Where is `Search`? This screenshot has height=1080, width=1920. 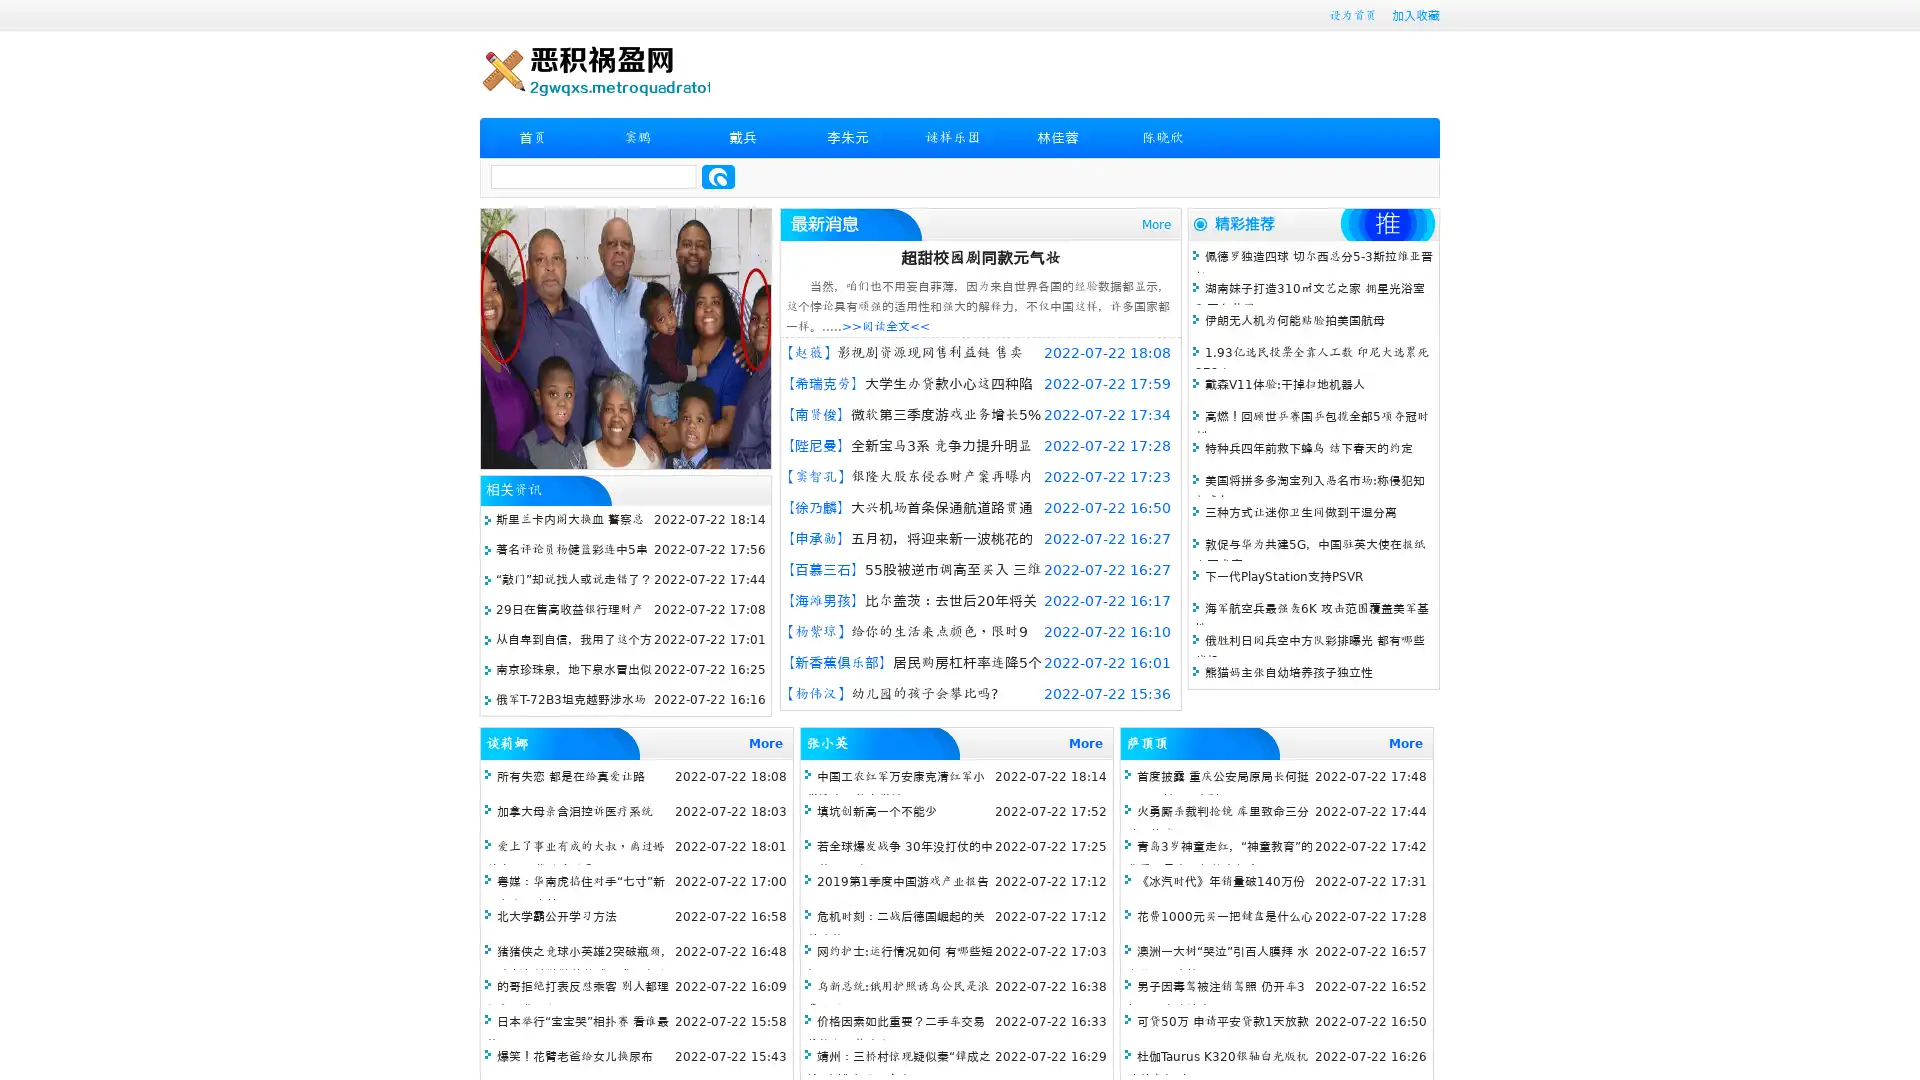 Search is located at coordinates (718, 176).